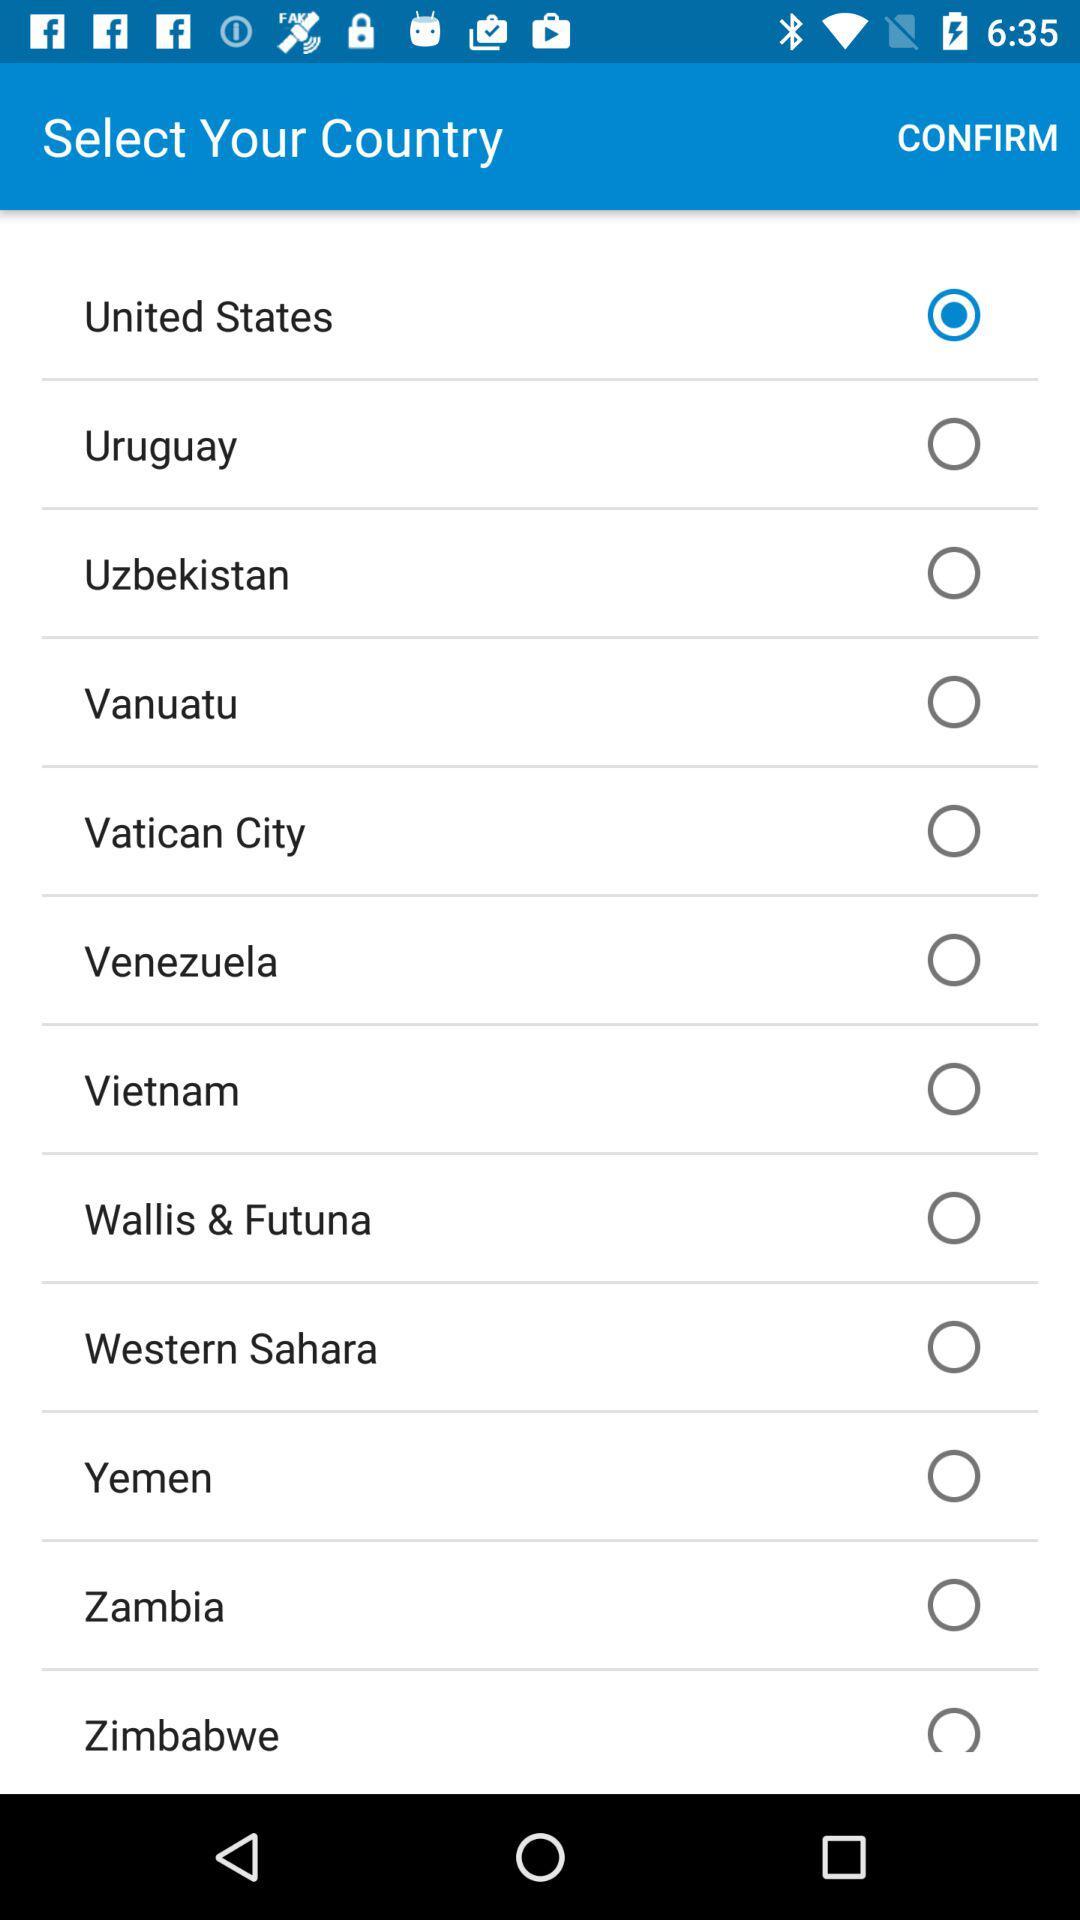 The height and width of the screenshot is (1920, 1080). What do you see at coordinates (540, 1475) in the screenshot?
I see `the item below western sahara item` at bounding box center [540, 1475].